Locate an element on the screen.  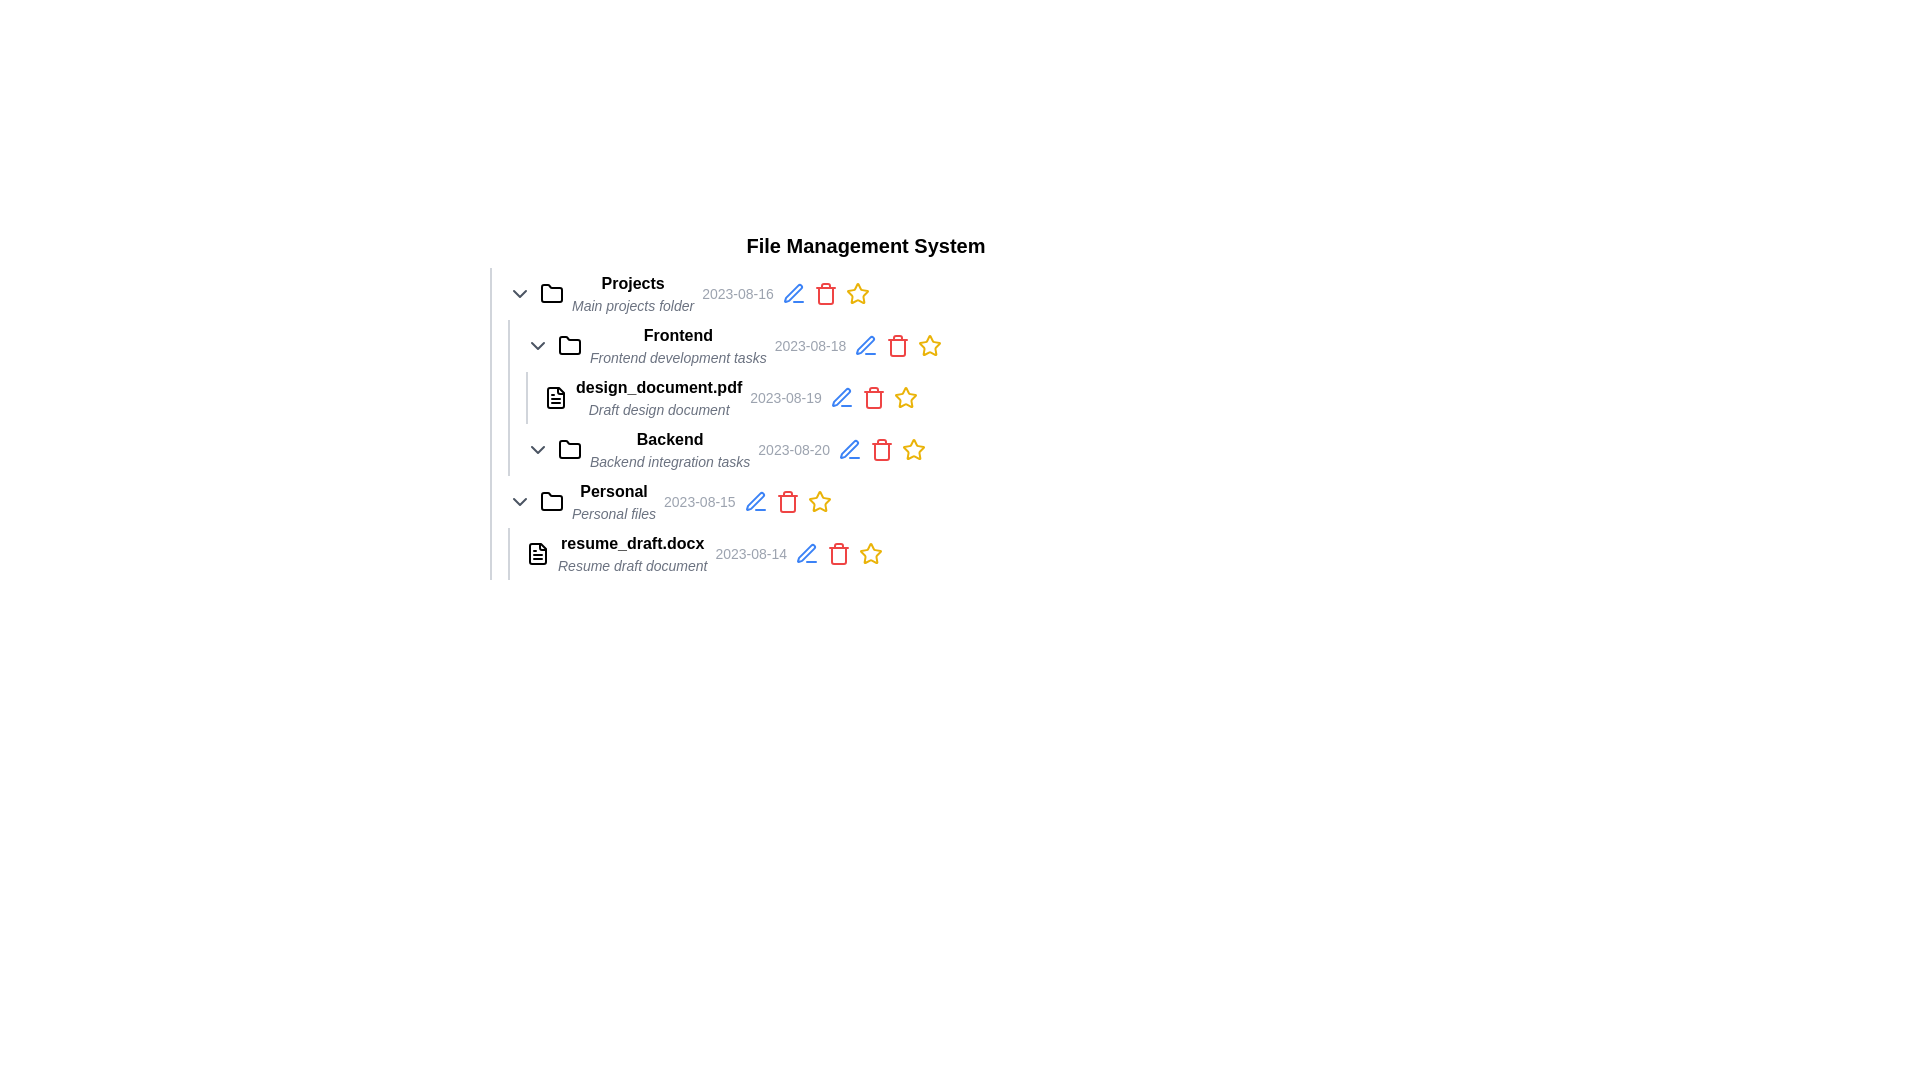
the red trash icon which serves as the delete action button for the 'Projects' folder, located on the far-right side of the row labeled 'Projects.' is located at coordinates (825, 293).